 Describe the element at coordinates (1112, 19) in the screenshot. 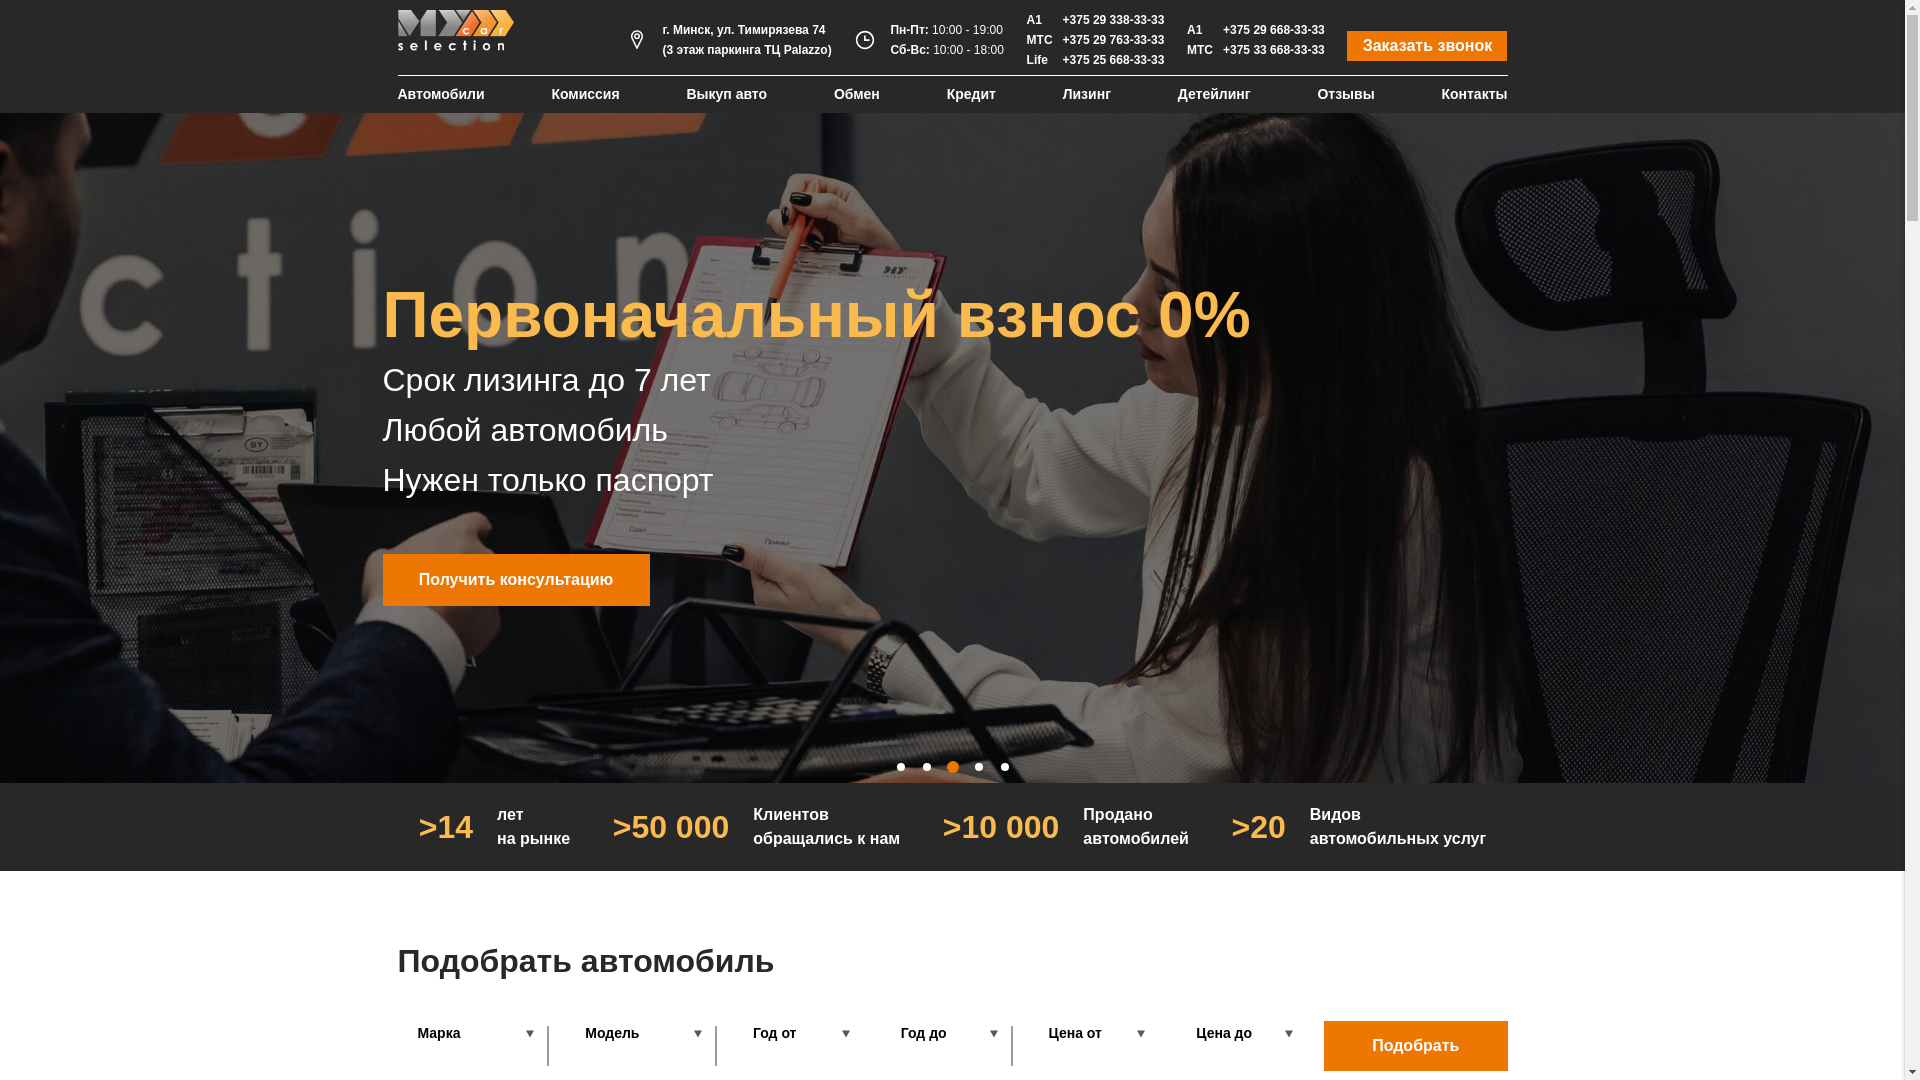

I see `'+375 29 338-33-33'` at that location.